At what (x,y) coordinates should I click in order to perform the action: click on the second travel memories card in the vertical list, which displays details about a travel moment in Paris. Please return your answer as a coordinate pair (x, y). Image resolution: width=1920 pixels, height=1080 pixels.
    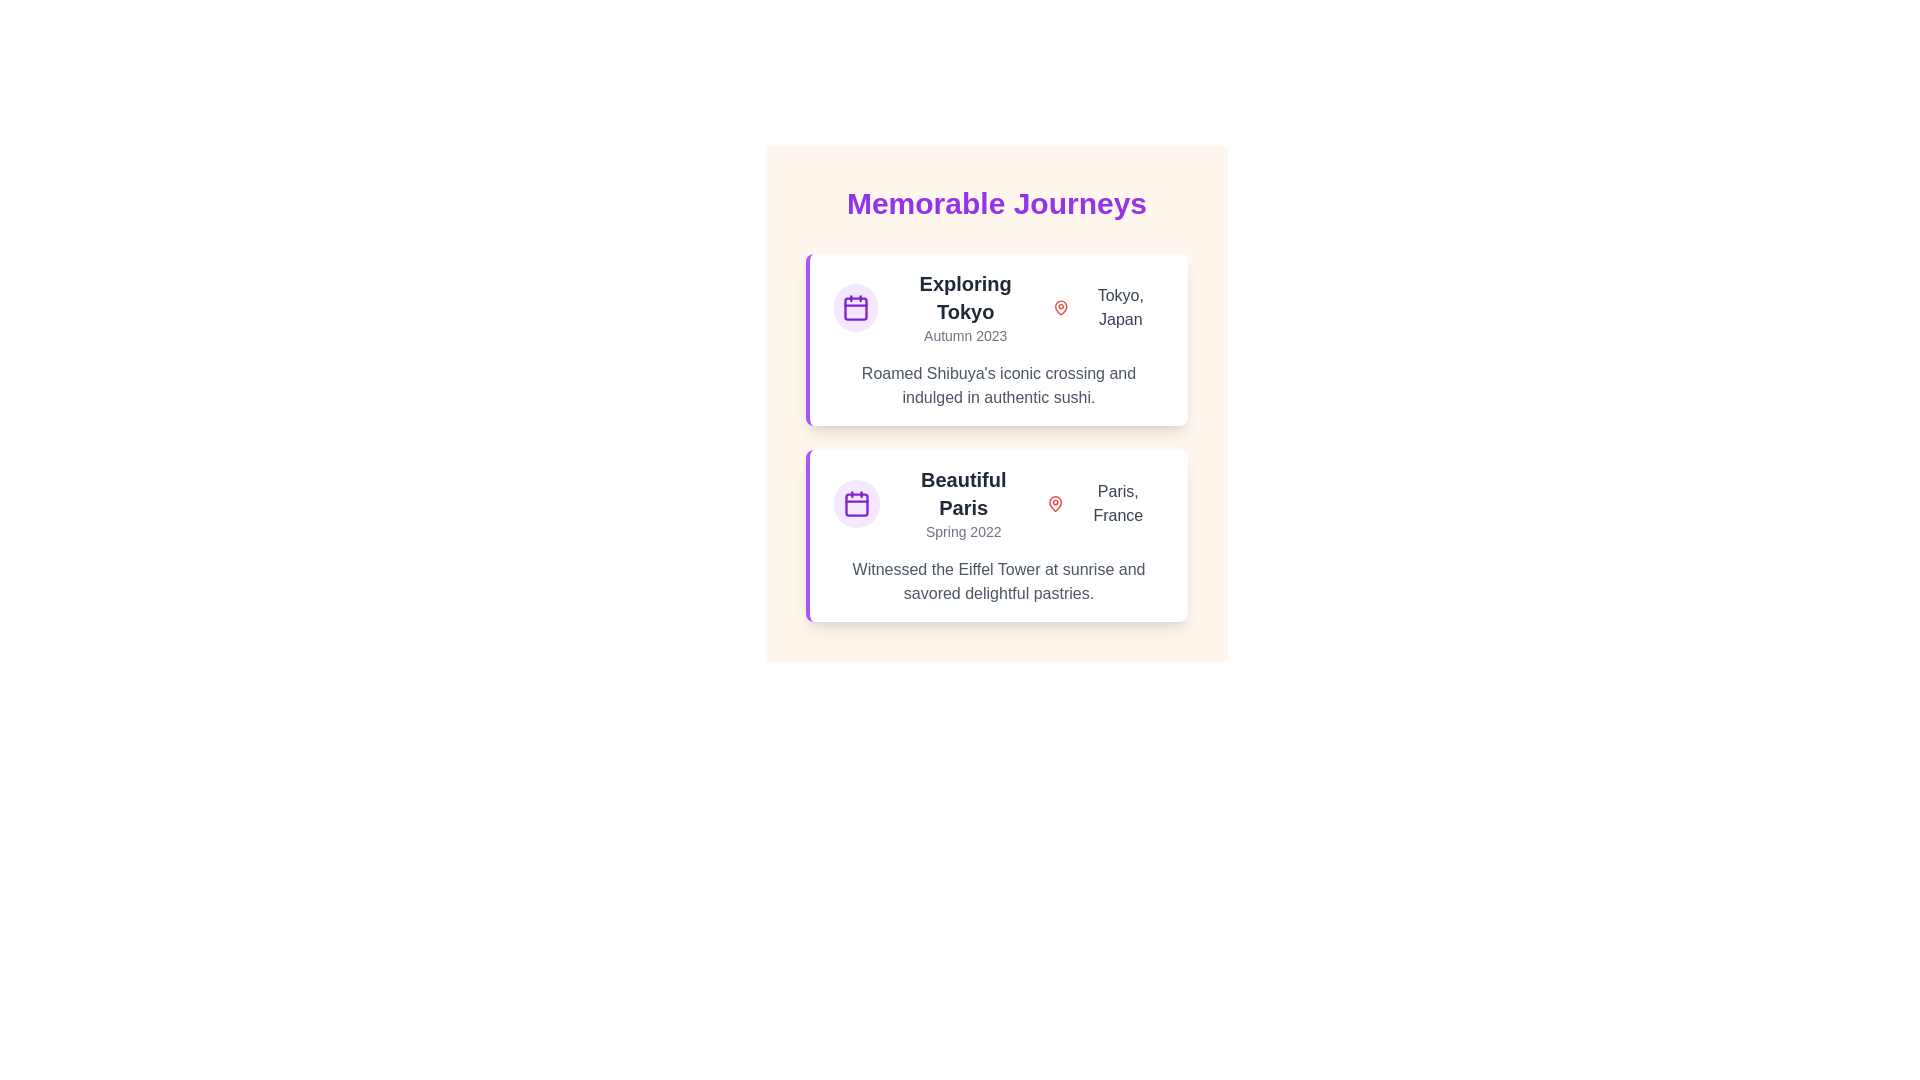
    Looking at the image, I should click on (997, 535).